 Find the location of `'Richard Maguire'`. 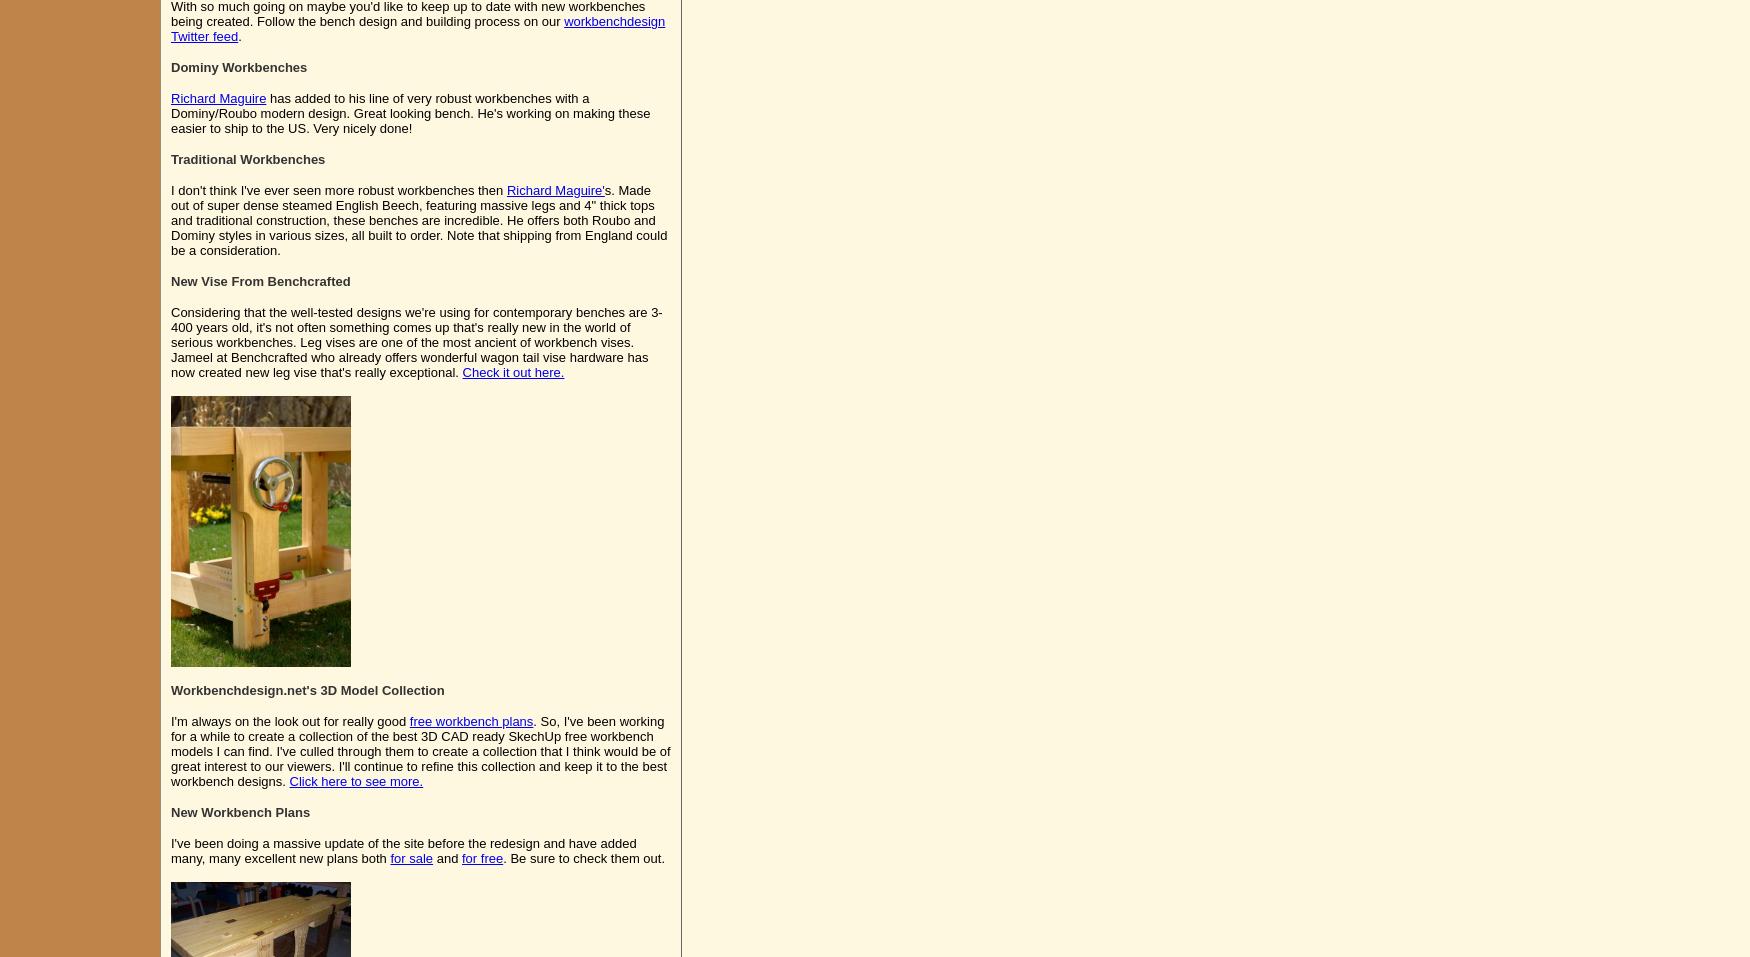

'Richard Maguire' is located at coordinates (218, 98).